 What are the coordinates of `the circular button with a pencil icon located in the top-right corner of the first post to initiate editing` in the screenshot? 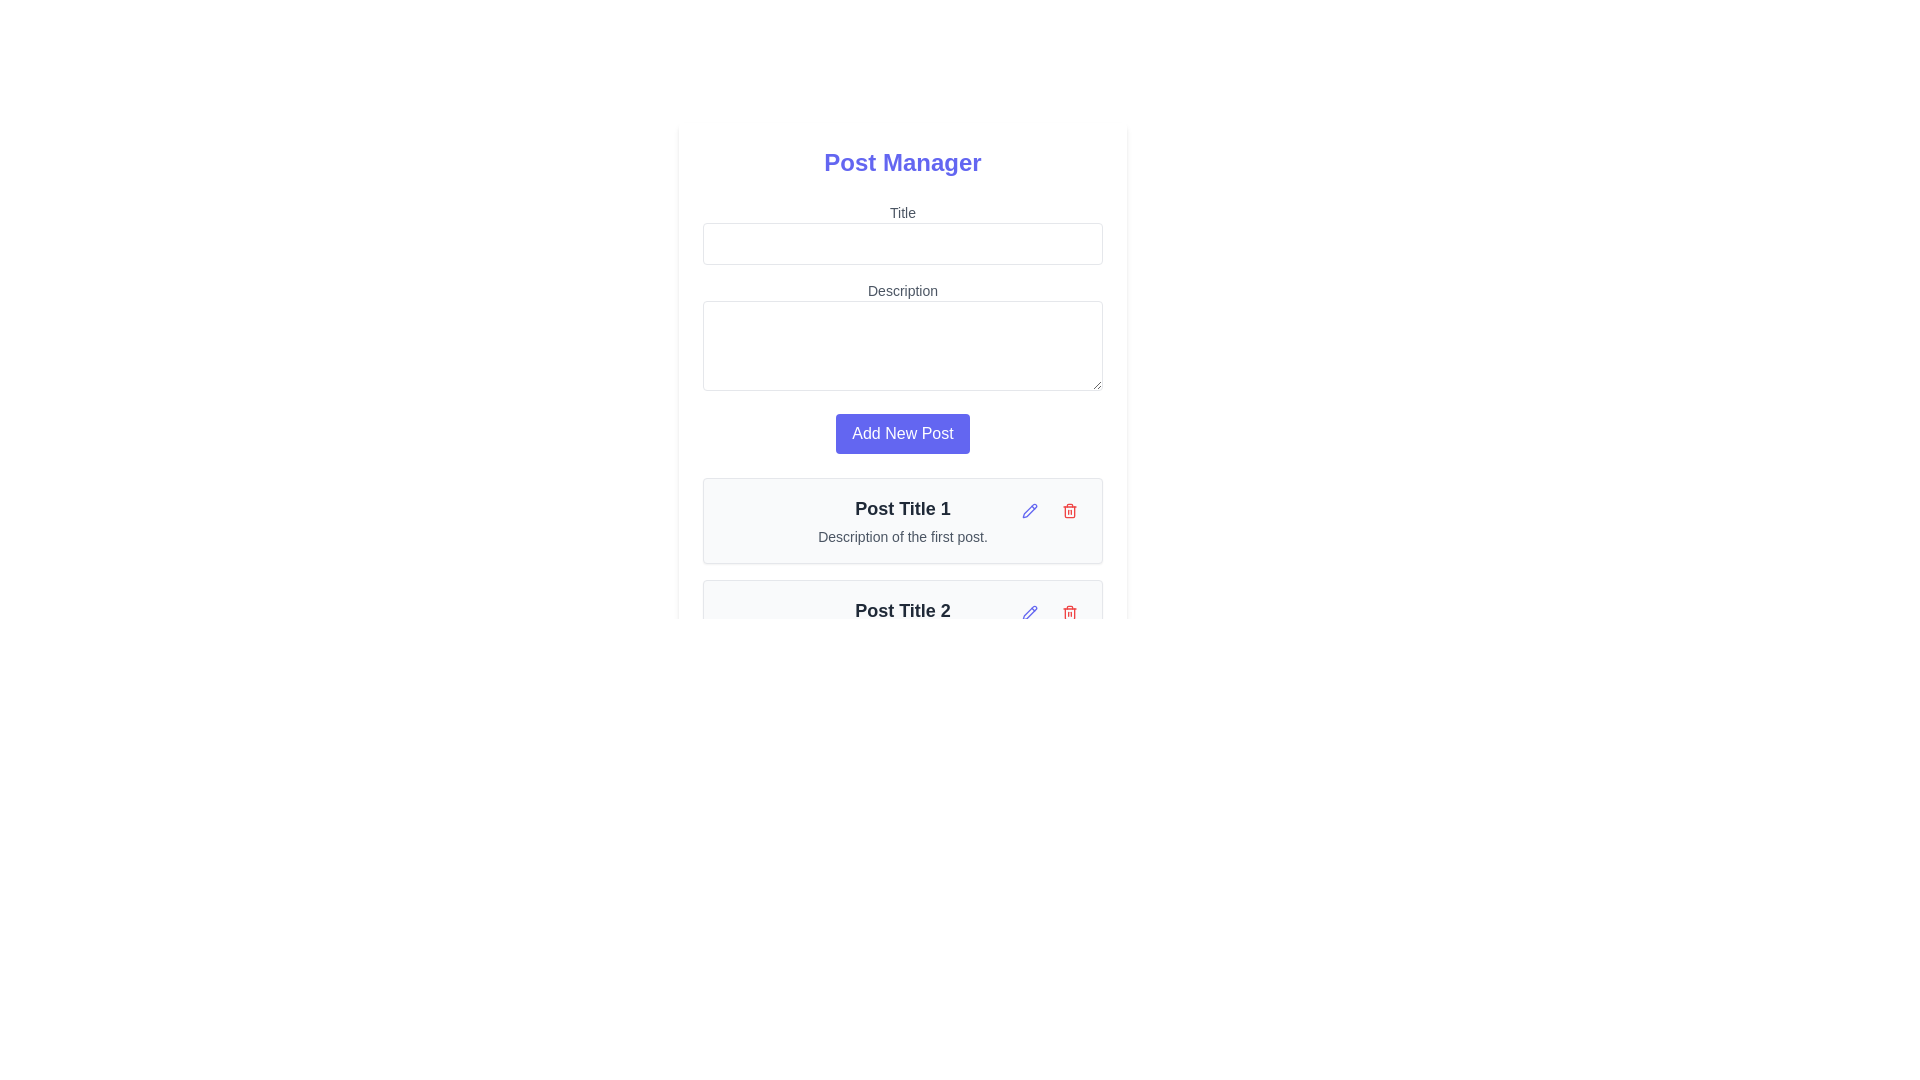 It's located at (1030, 509).